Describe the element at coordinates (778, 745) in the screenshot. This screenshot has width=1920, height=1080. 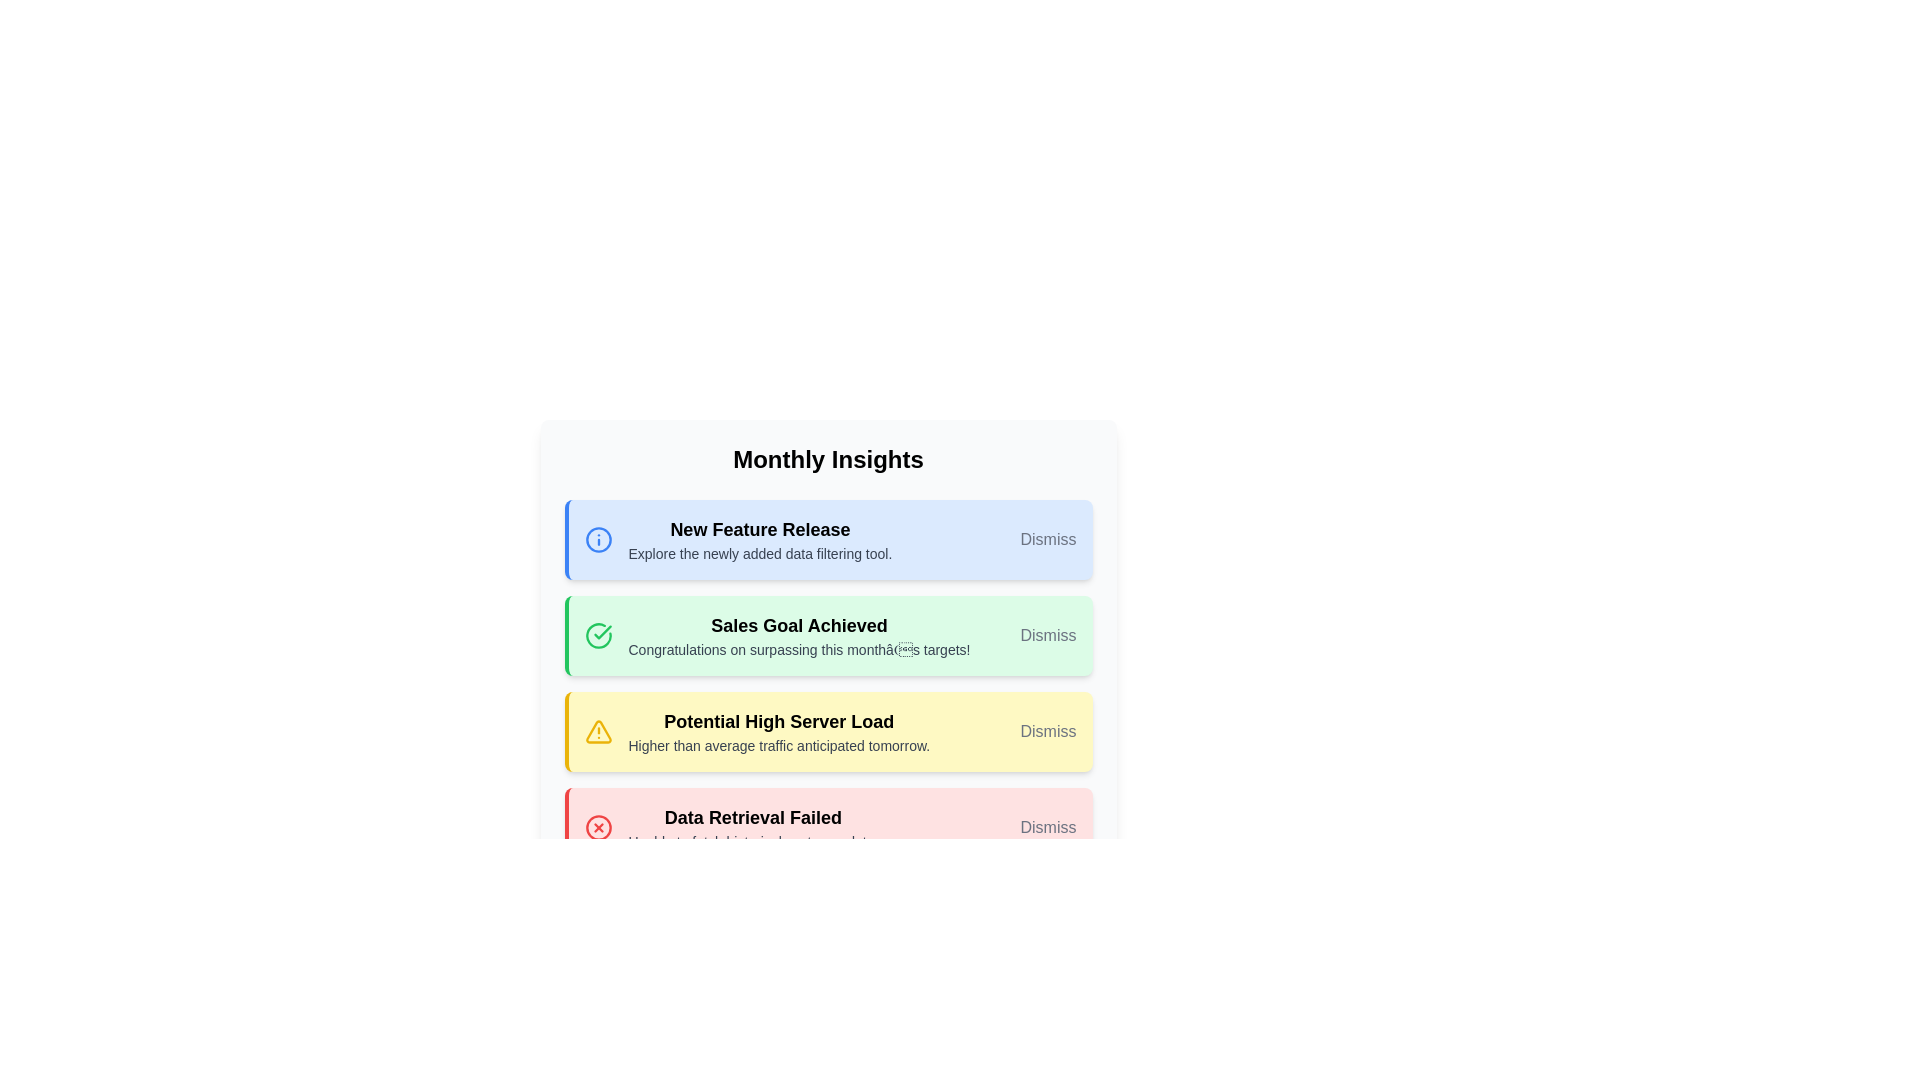
I see `the text display providing additional information about the 'Potential High Server Load' notification located below the bold heading in the yellow area` at that location.